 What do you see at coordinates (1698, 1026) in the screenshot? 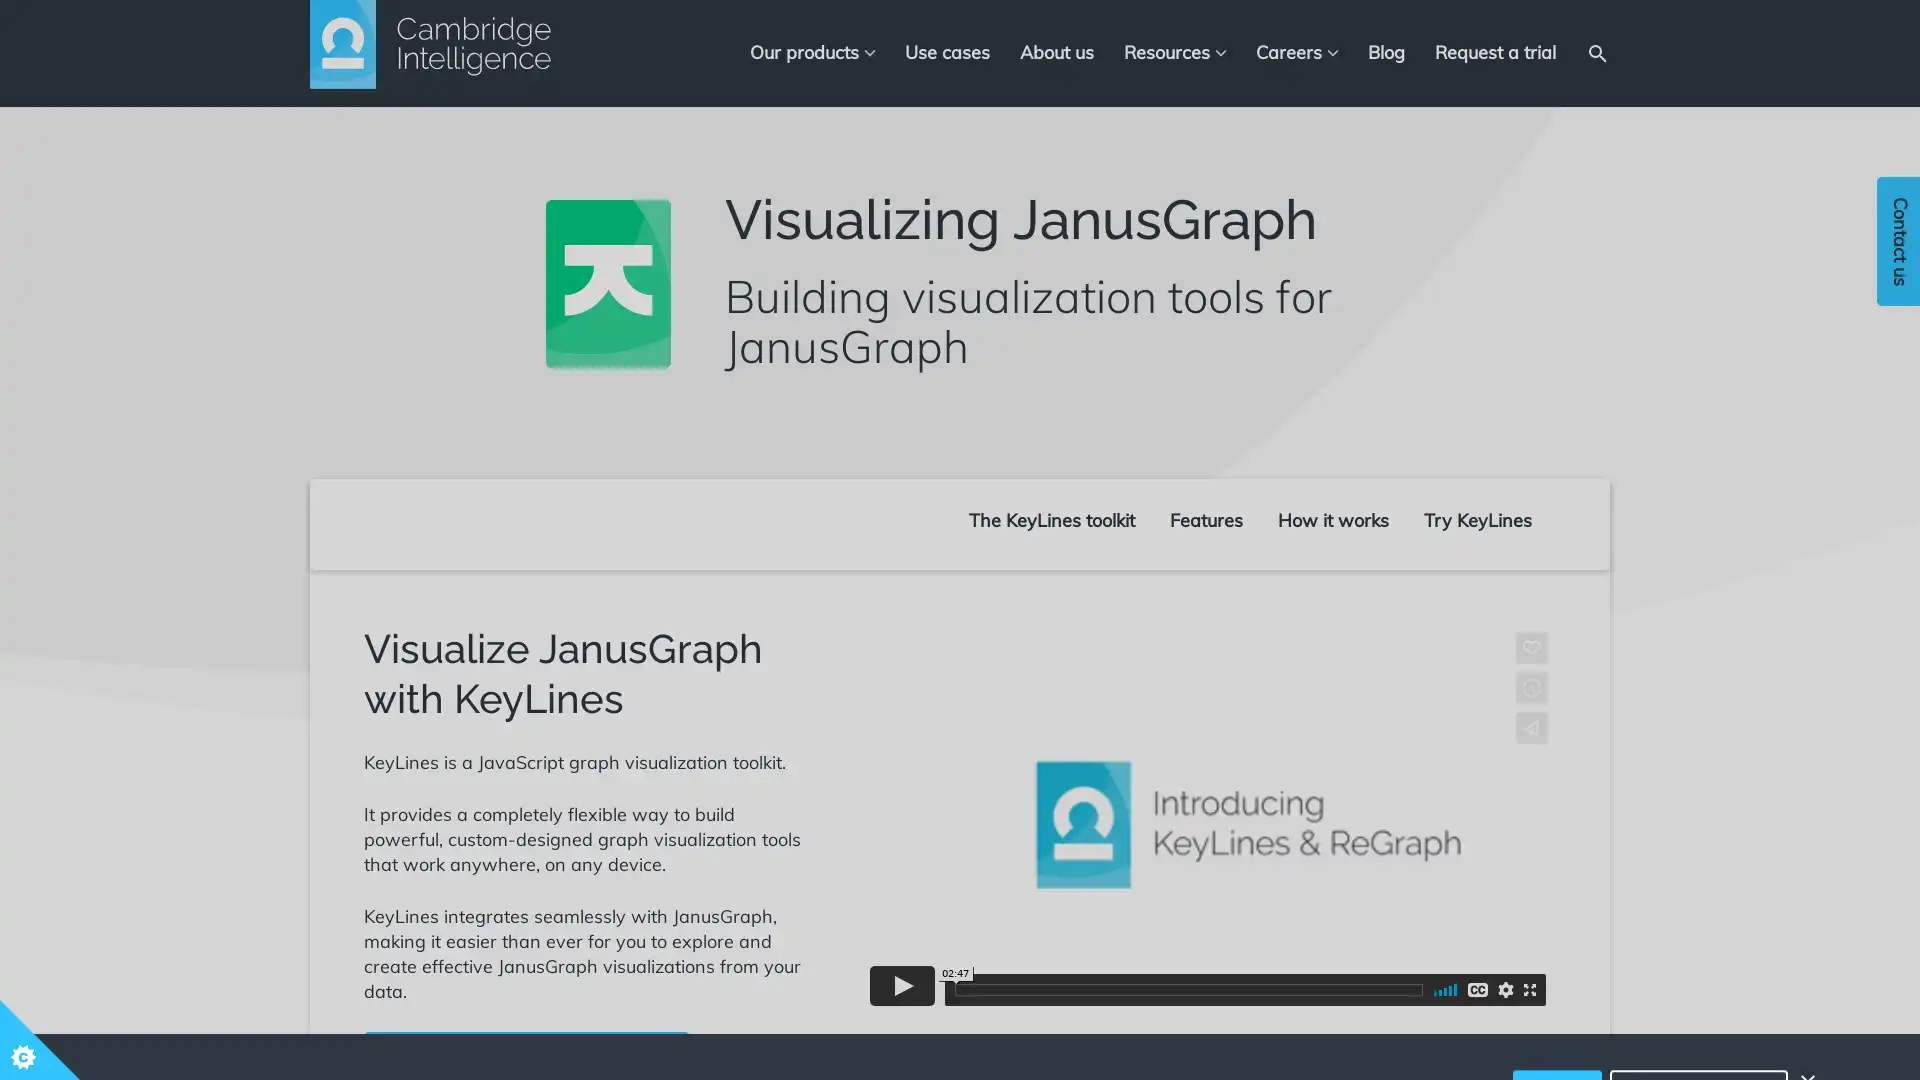
I see `Cookie Preferences` at bounding box center [1698, 1026].